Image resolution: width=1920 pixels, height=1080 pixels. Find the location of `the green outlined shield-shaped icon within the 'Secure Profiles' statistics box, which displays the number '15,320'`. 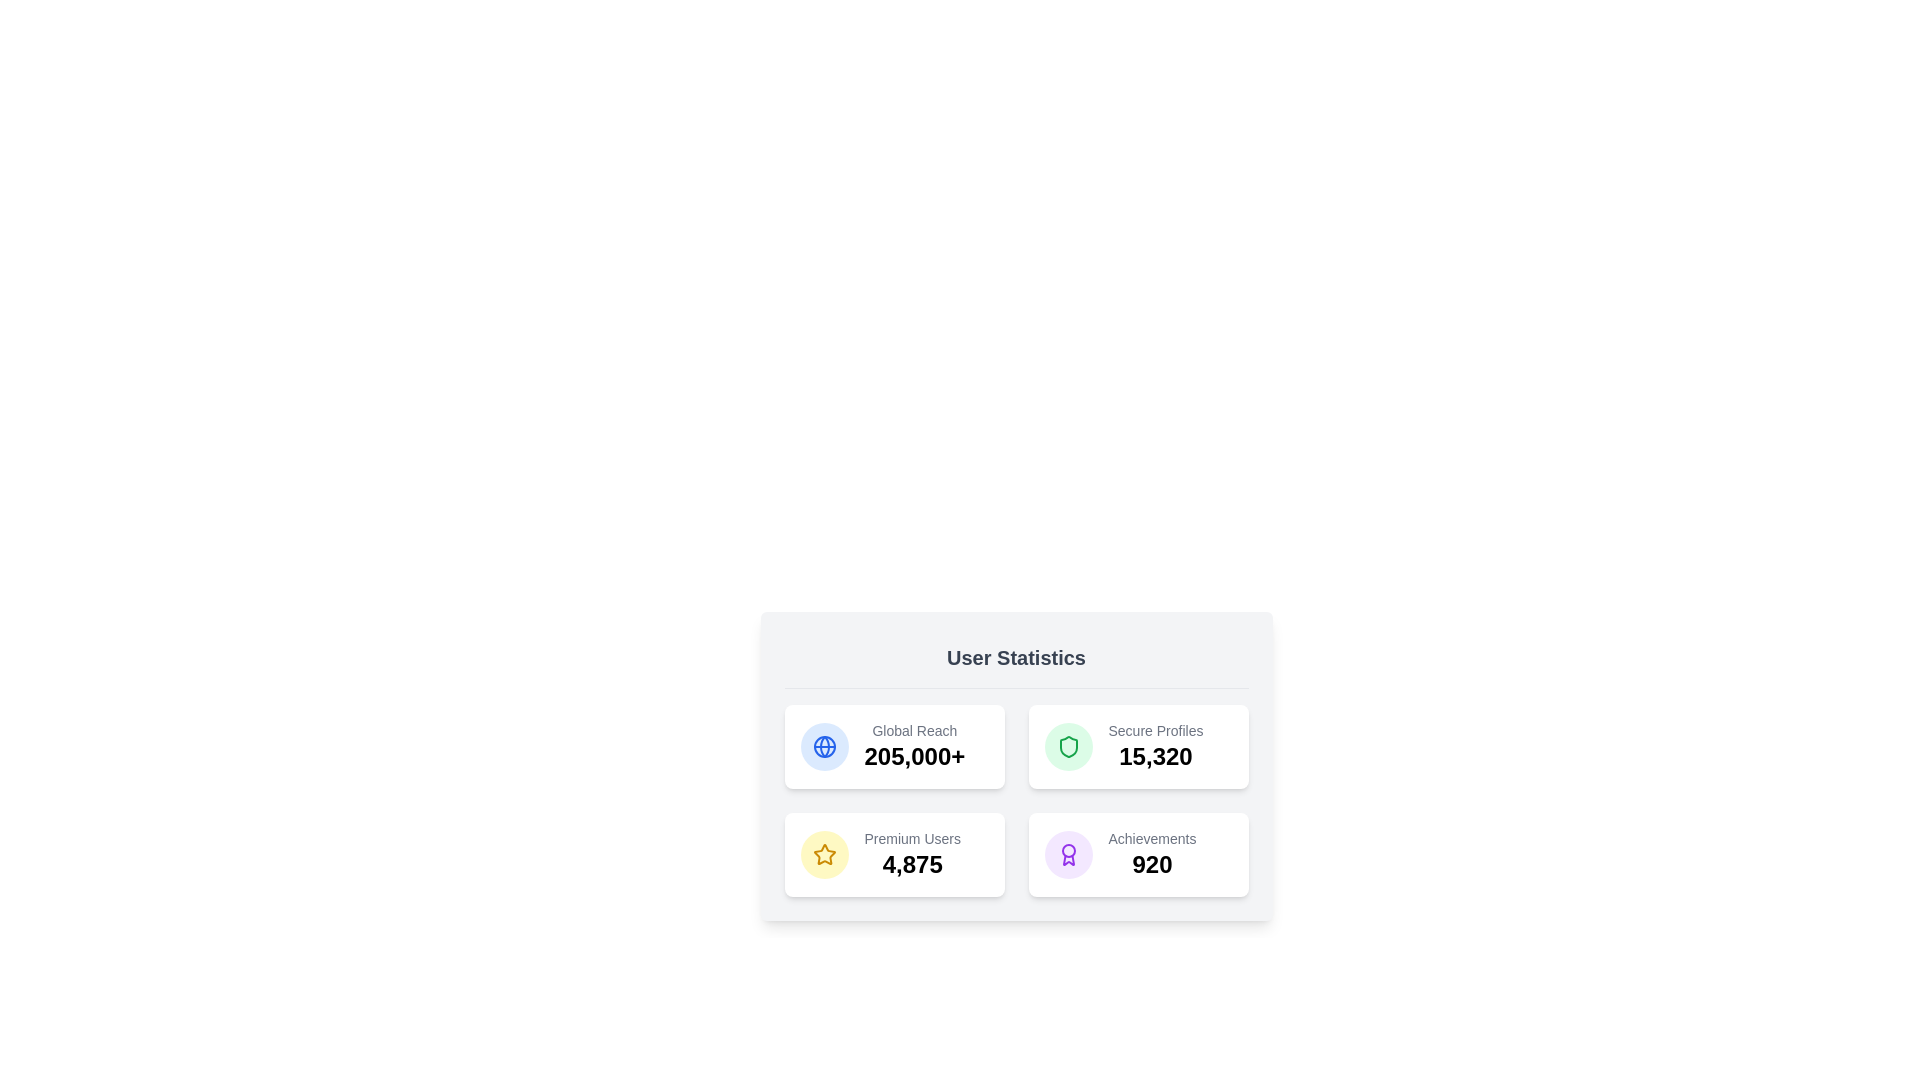

the green outlined shield-shaped icon within the 'Secure Profiles' statistics box, which displays the number '15,320' is located at coordinates (1067, 747).